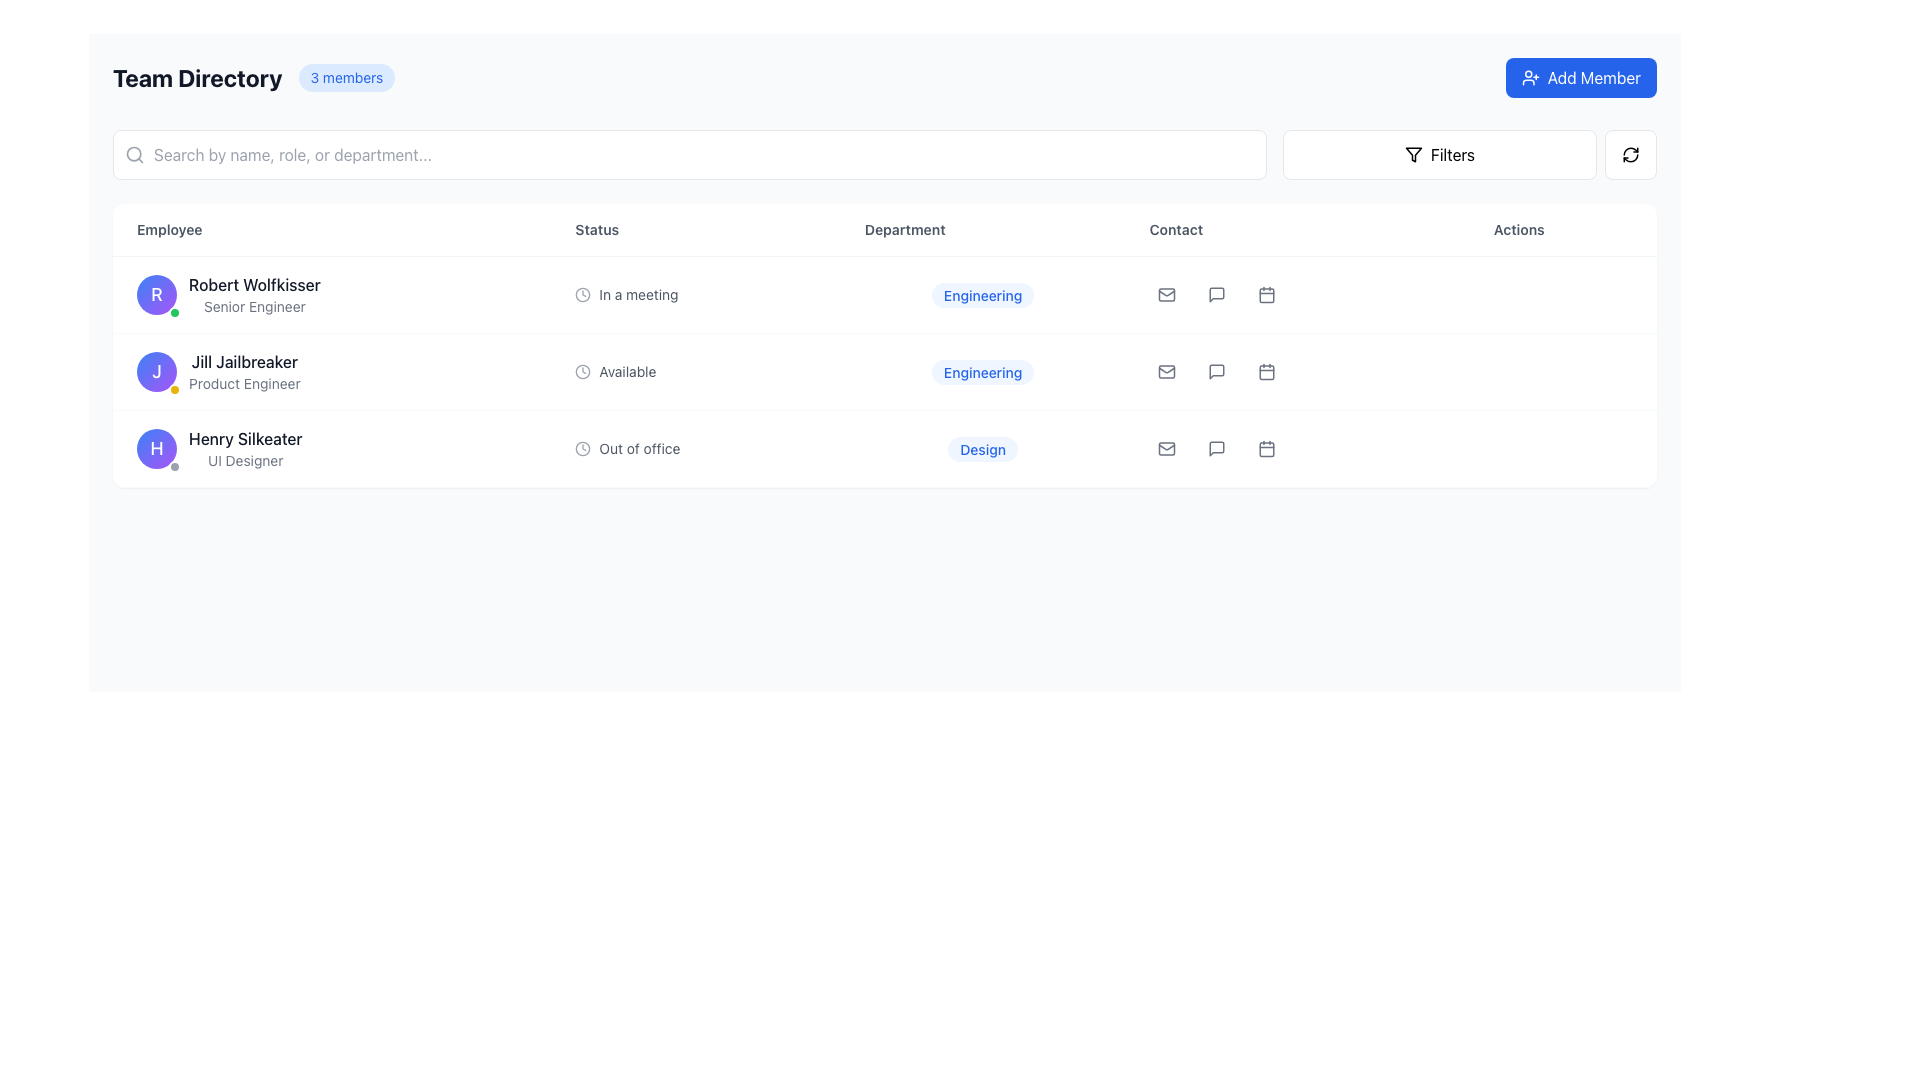 Image resolution: width=1920 pixels, height=1080 pixels. I want to click on the name label for the individual listed in the team directory, which is positioned at the top-left corner of the row, above the subtitle 'Senior Engineer' and next to the avatar icon, so click(253, 285).